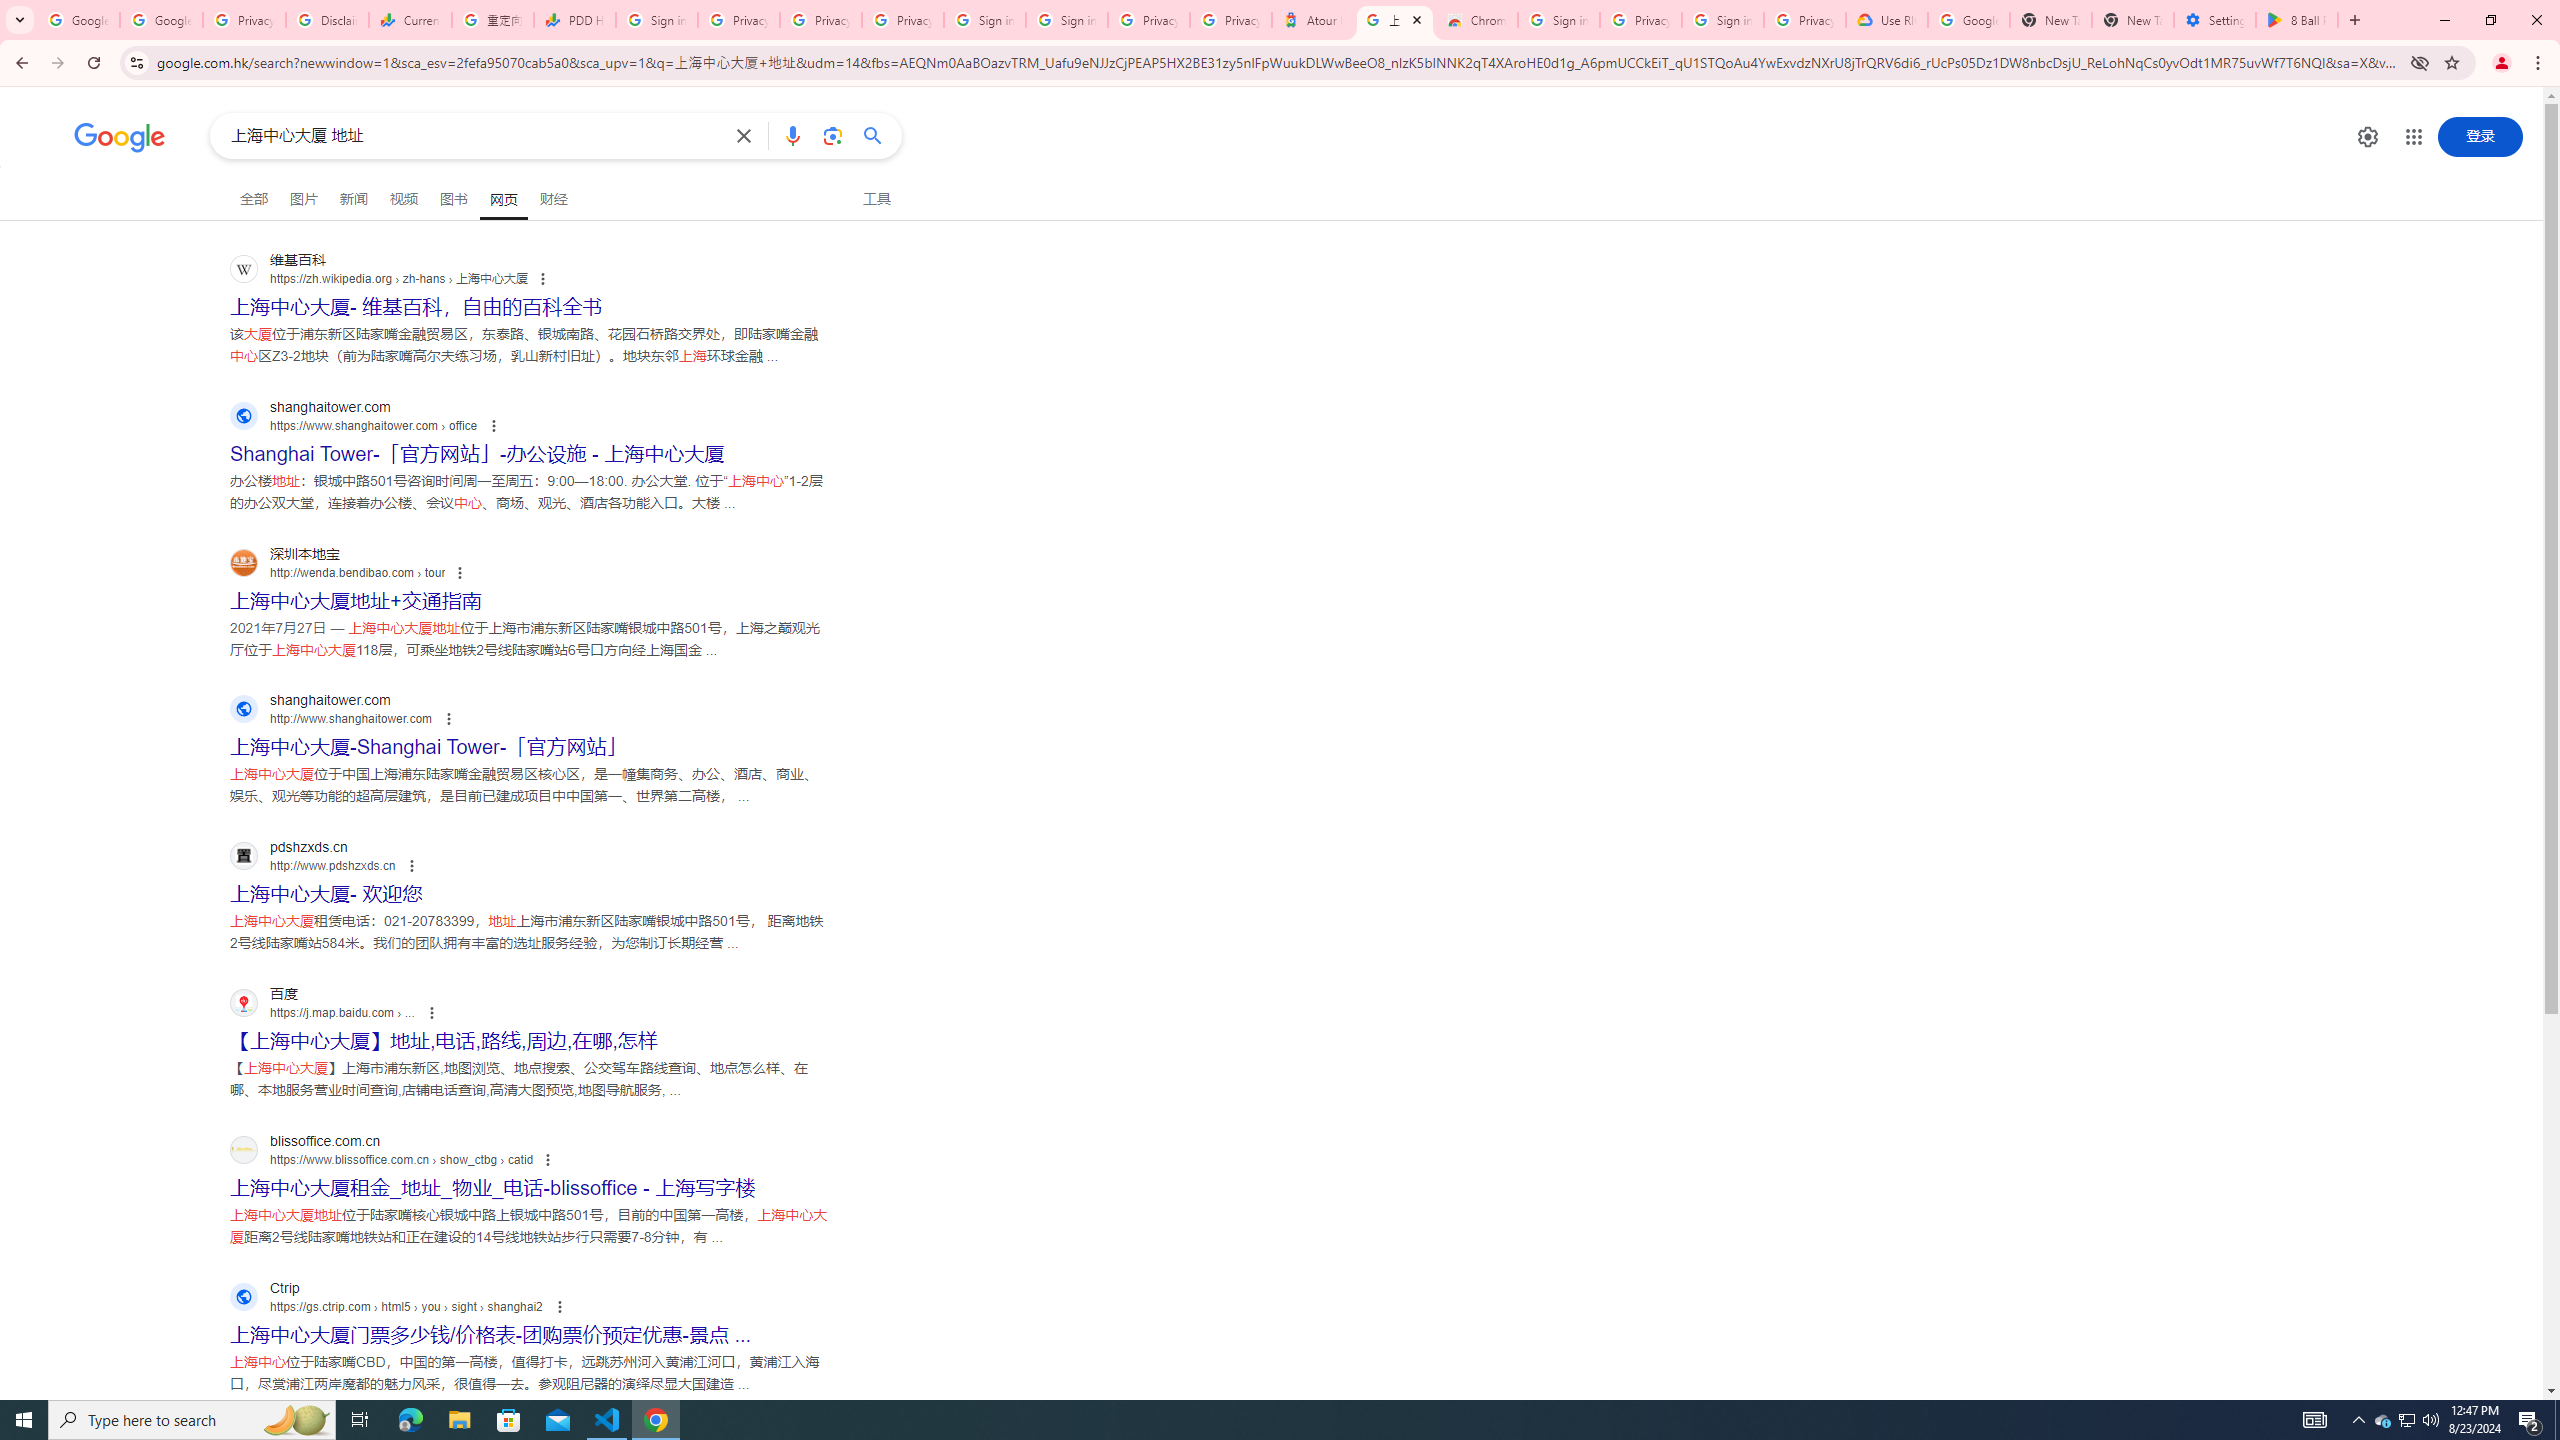 The height and width of the screenshot is (1440, 2560). I want to click on 'Atour Hotel - Google hotels', so click(1312, 19).